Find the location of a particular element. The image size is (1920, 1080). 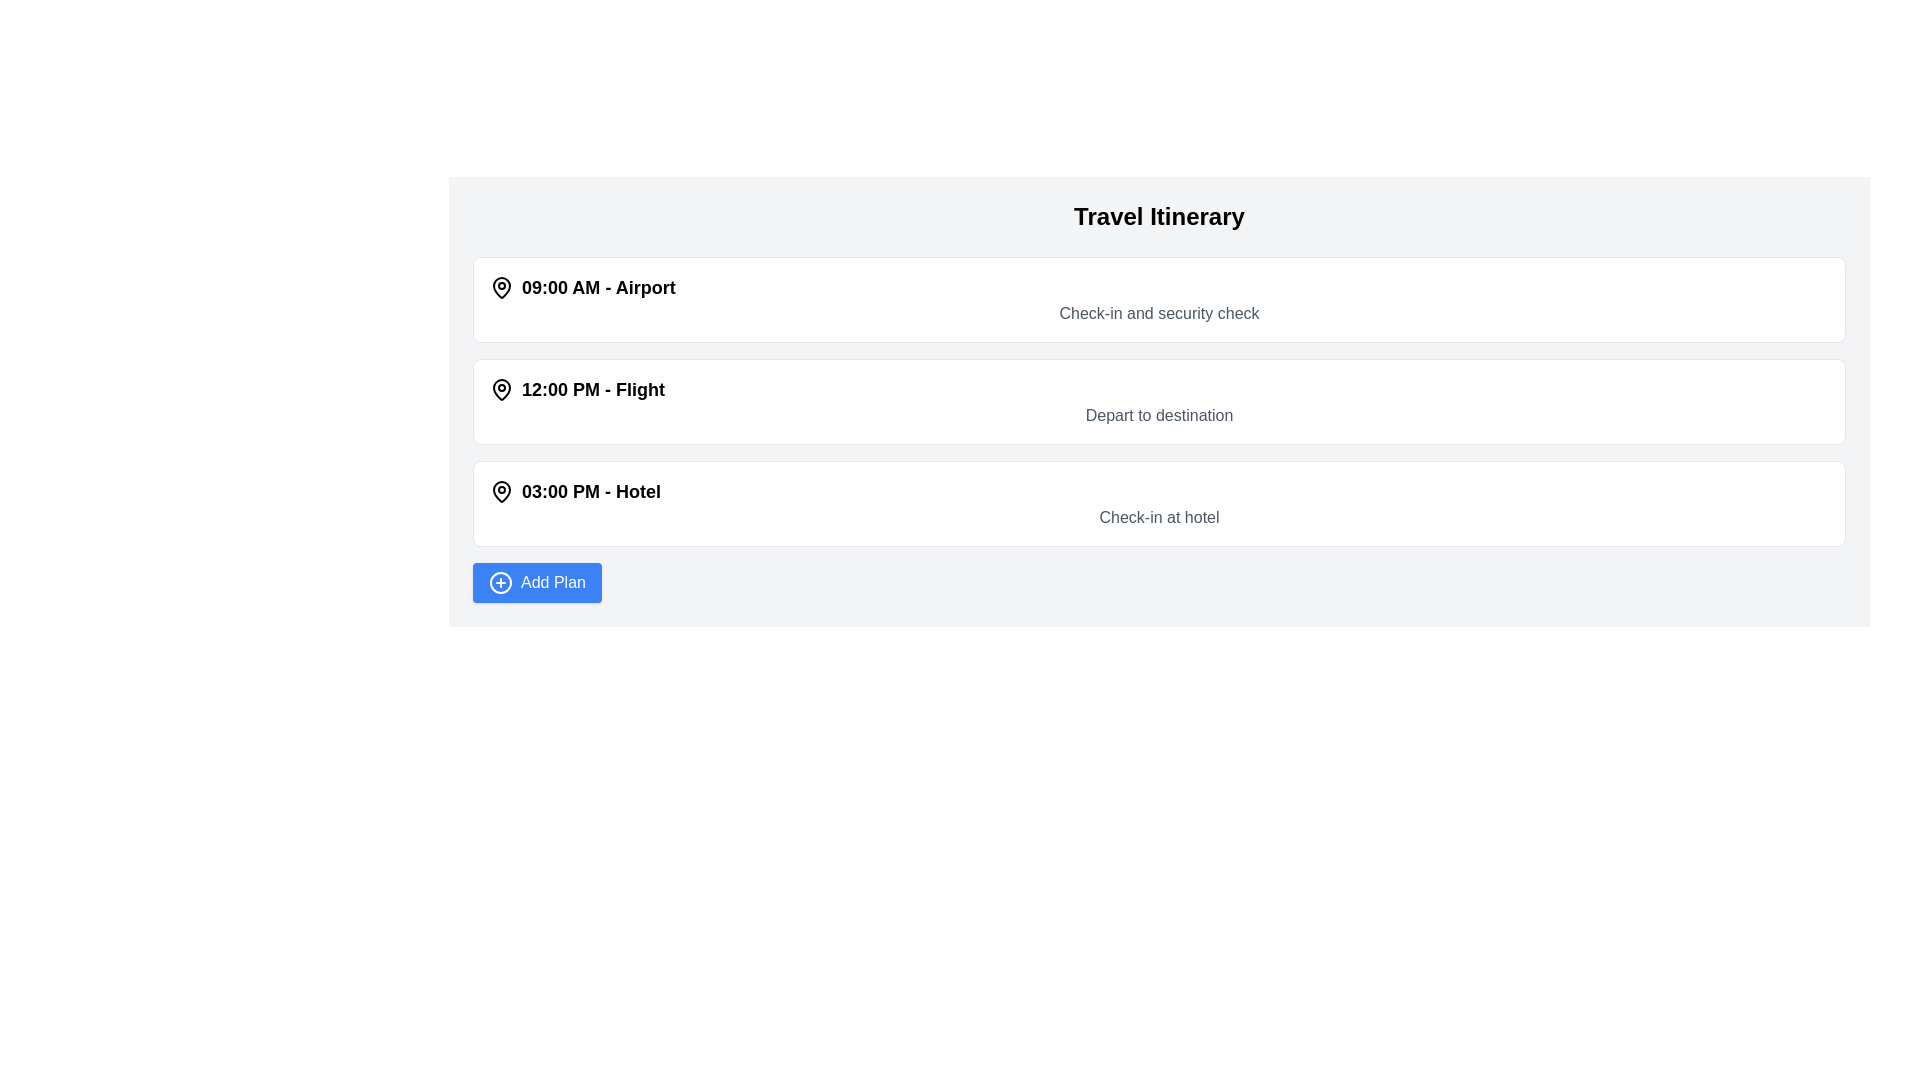

the location marker icon associated with the '12:00 PM - Flight' itinerary entry, positioned near the left side of the corresponding text is located at coordinates (502, 389).